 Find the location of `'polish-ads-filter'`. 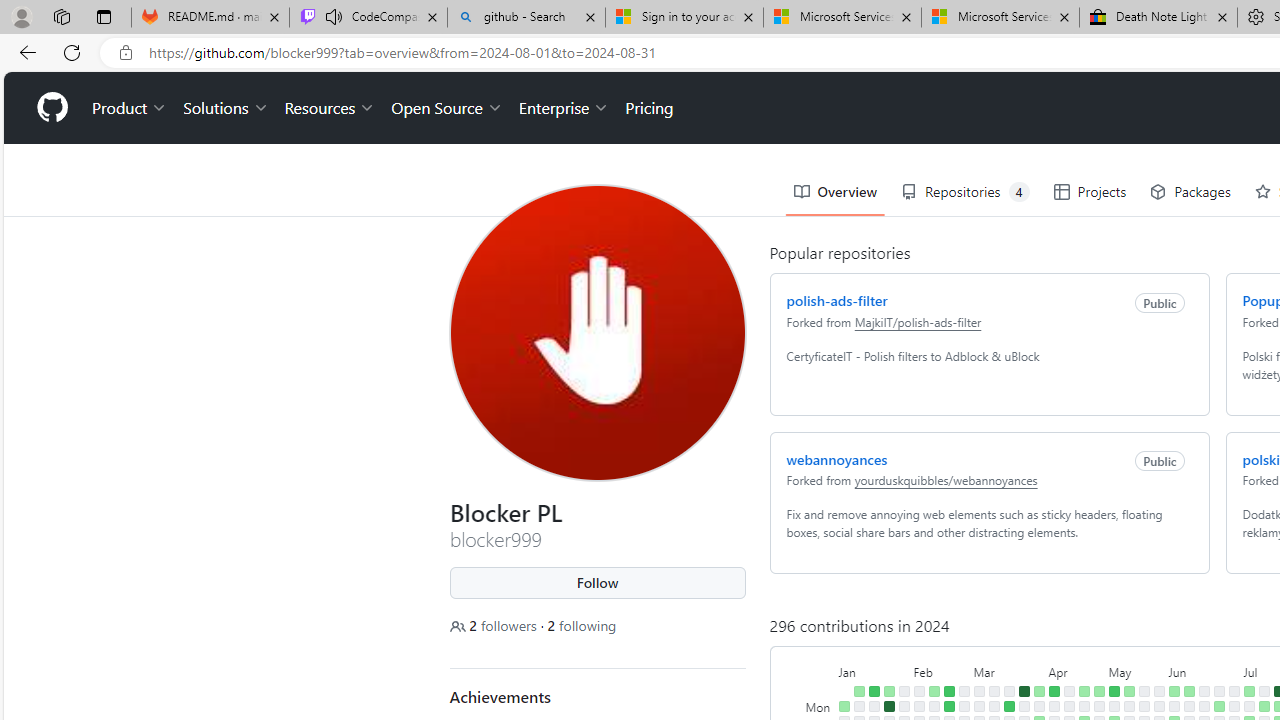

'polish-ads-filter' is located at coordinates (837, 300).